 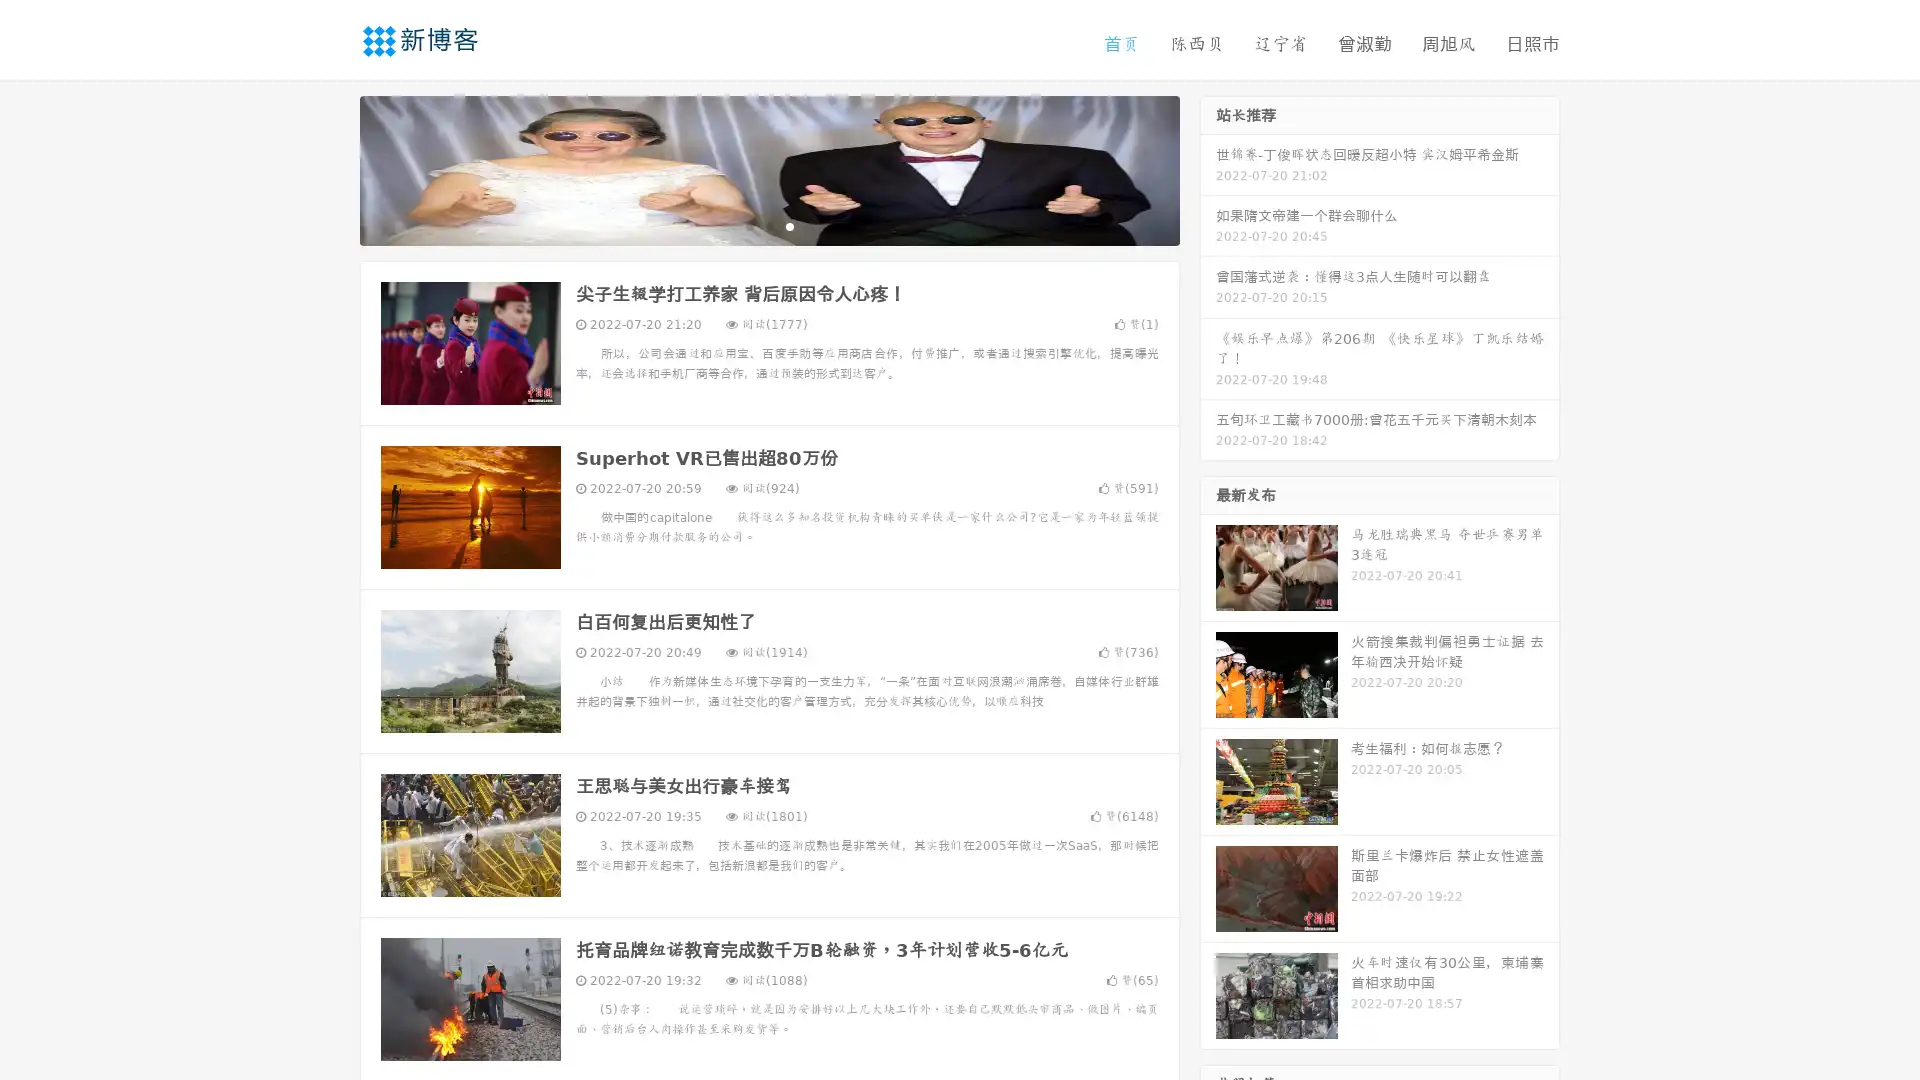 I want to click on Next slide, so click(x=1208, y=168).